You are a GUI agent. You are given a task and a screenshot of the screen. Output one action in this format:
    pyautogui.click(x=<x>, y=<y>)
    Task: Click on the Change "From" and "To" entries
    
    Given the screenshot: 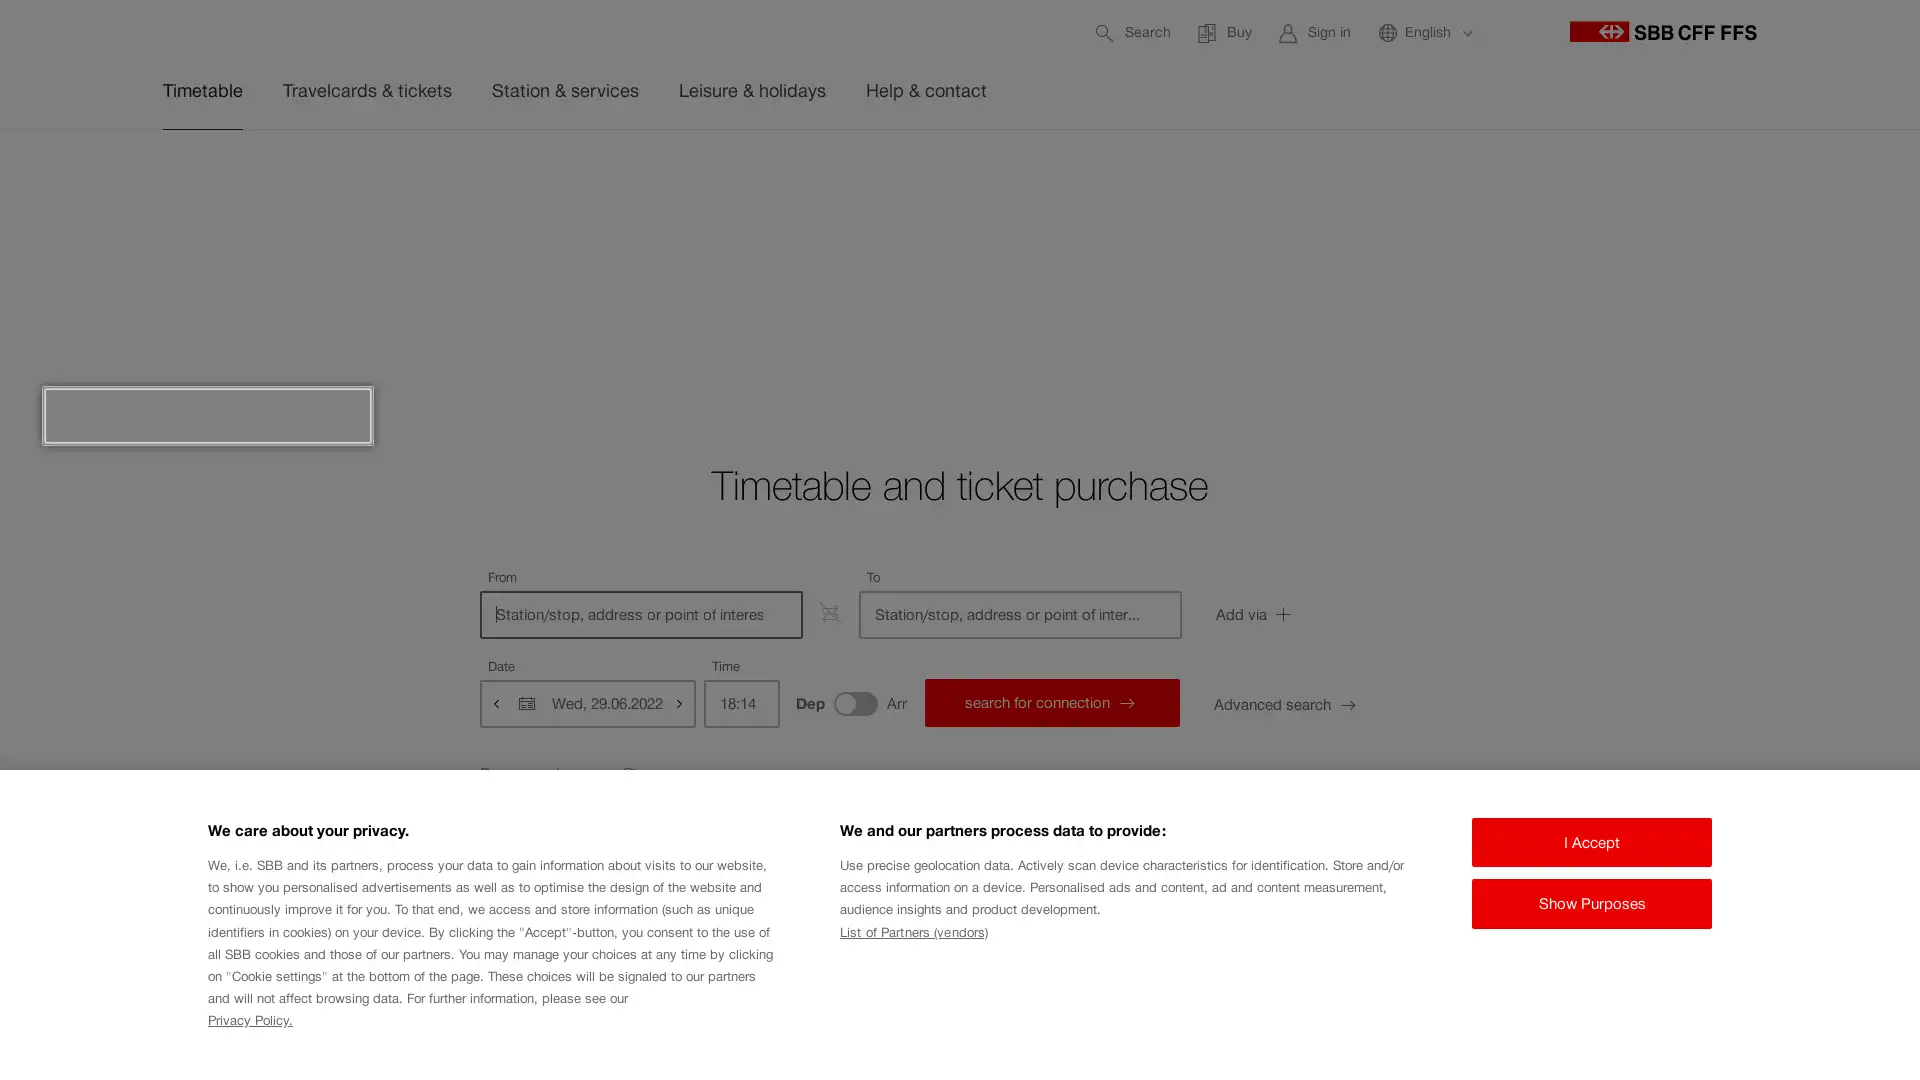 What is the action you would take?
    pyautogui.click(x=830, y=612)
    